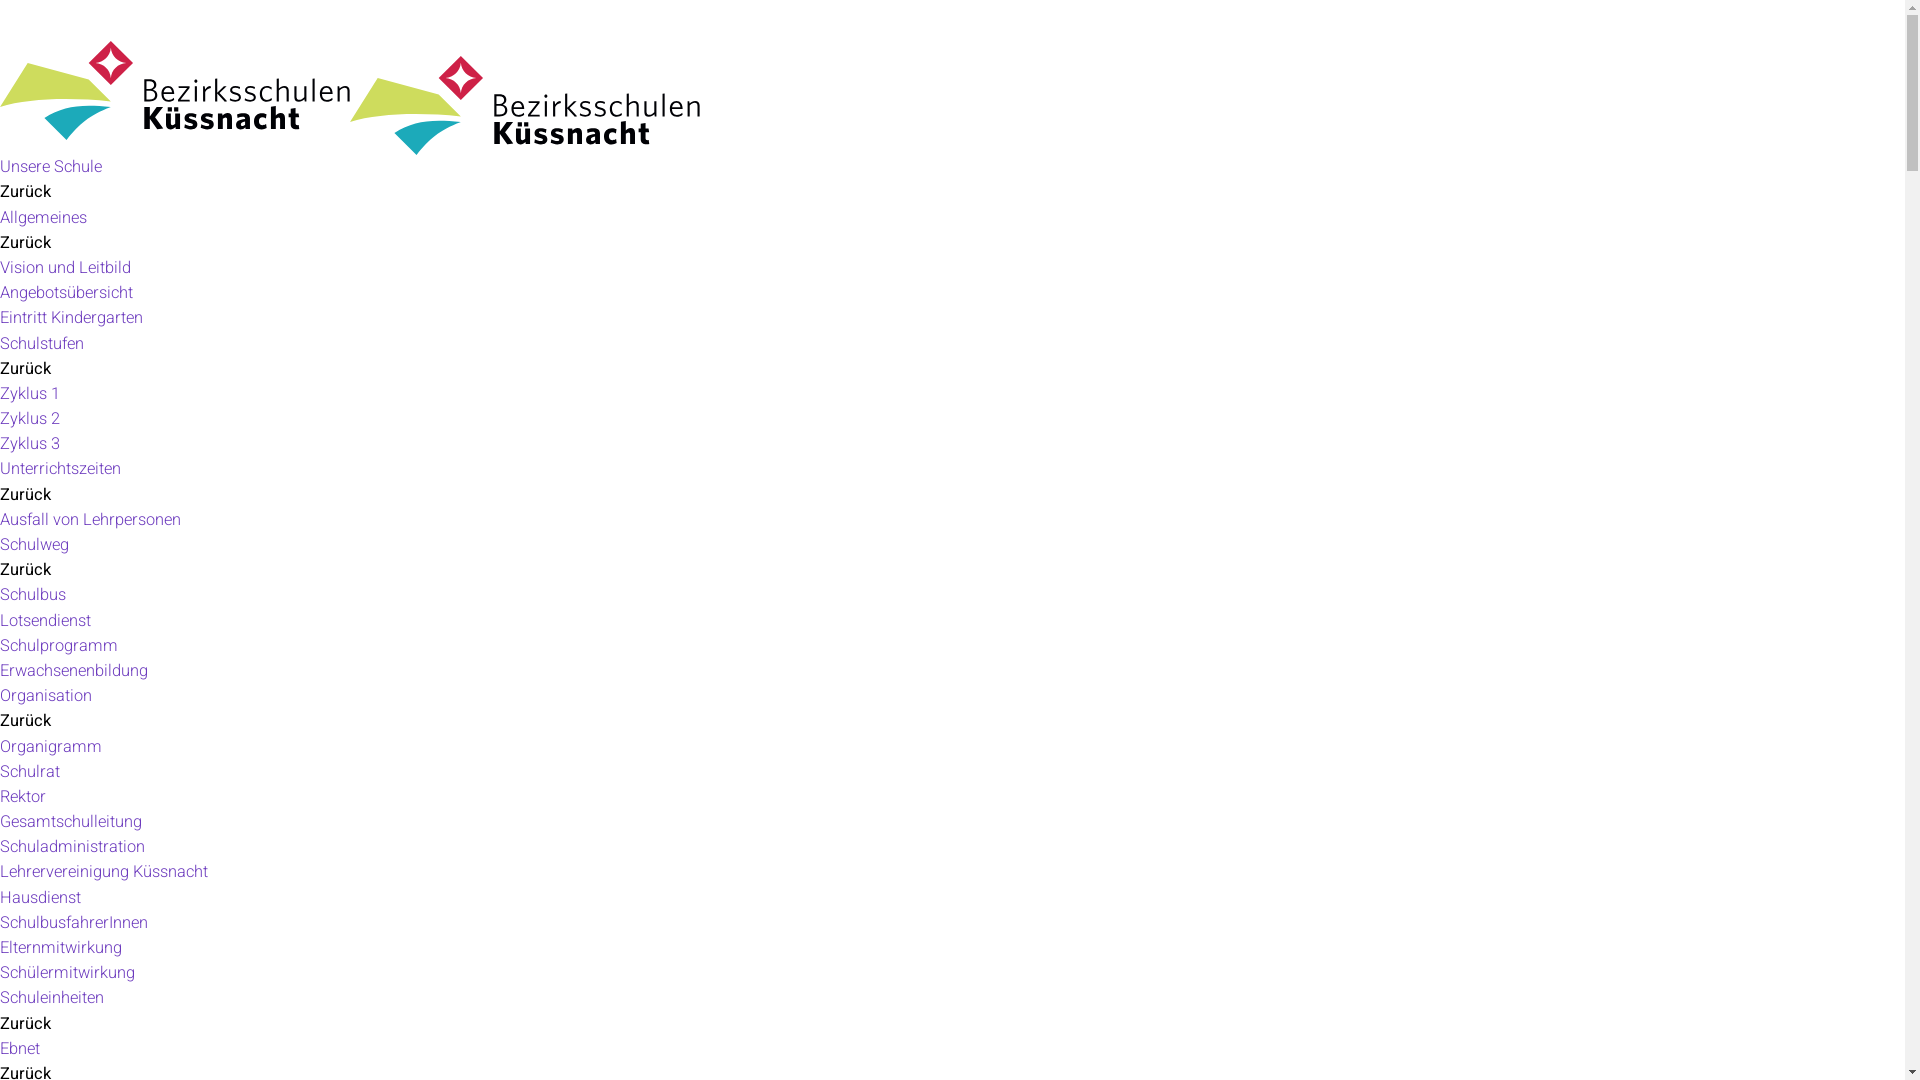 This screenshot has height=1080, width=1920. Describe the element at coordinates (29, 770) in the screenshot. I see `'Schulrat'` at that location.